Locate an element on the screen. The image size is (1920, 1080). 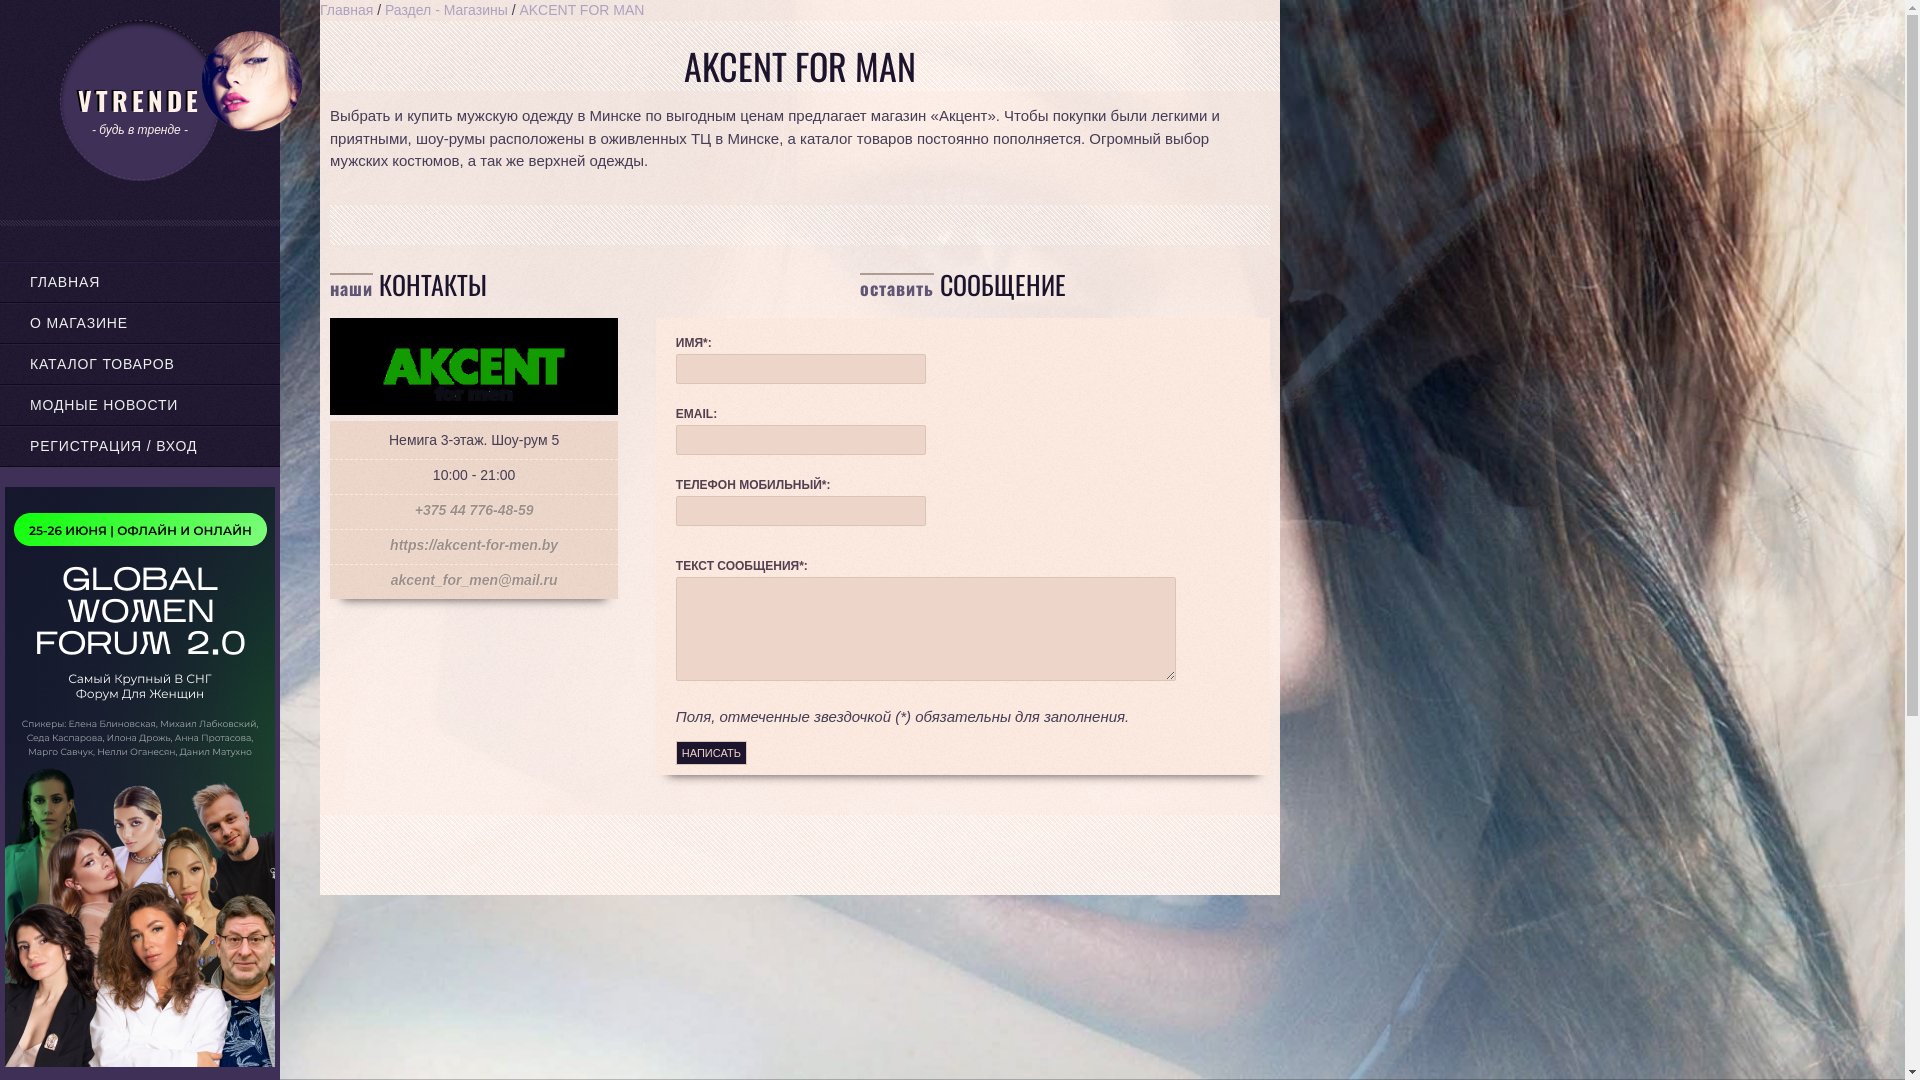
'+375 44 776-48-59' is located at coordinates (473, 508).